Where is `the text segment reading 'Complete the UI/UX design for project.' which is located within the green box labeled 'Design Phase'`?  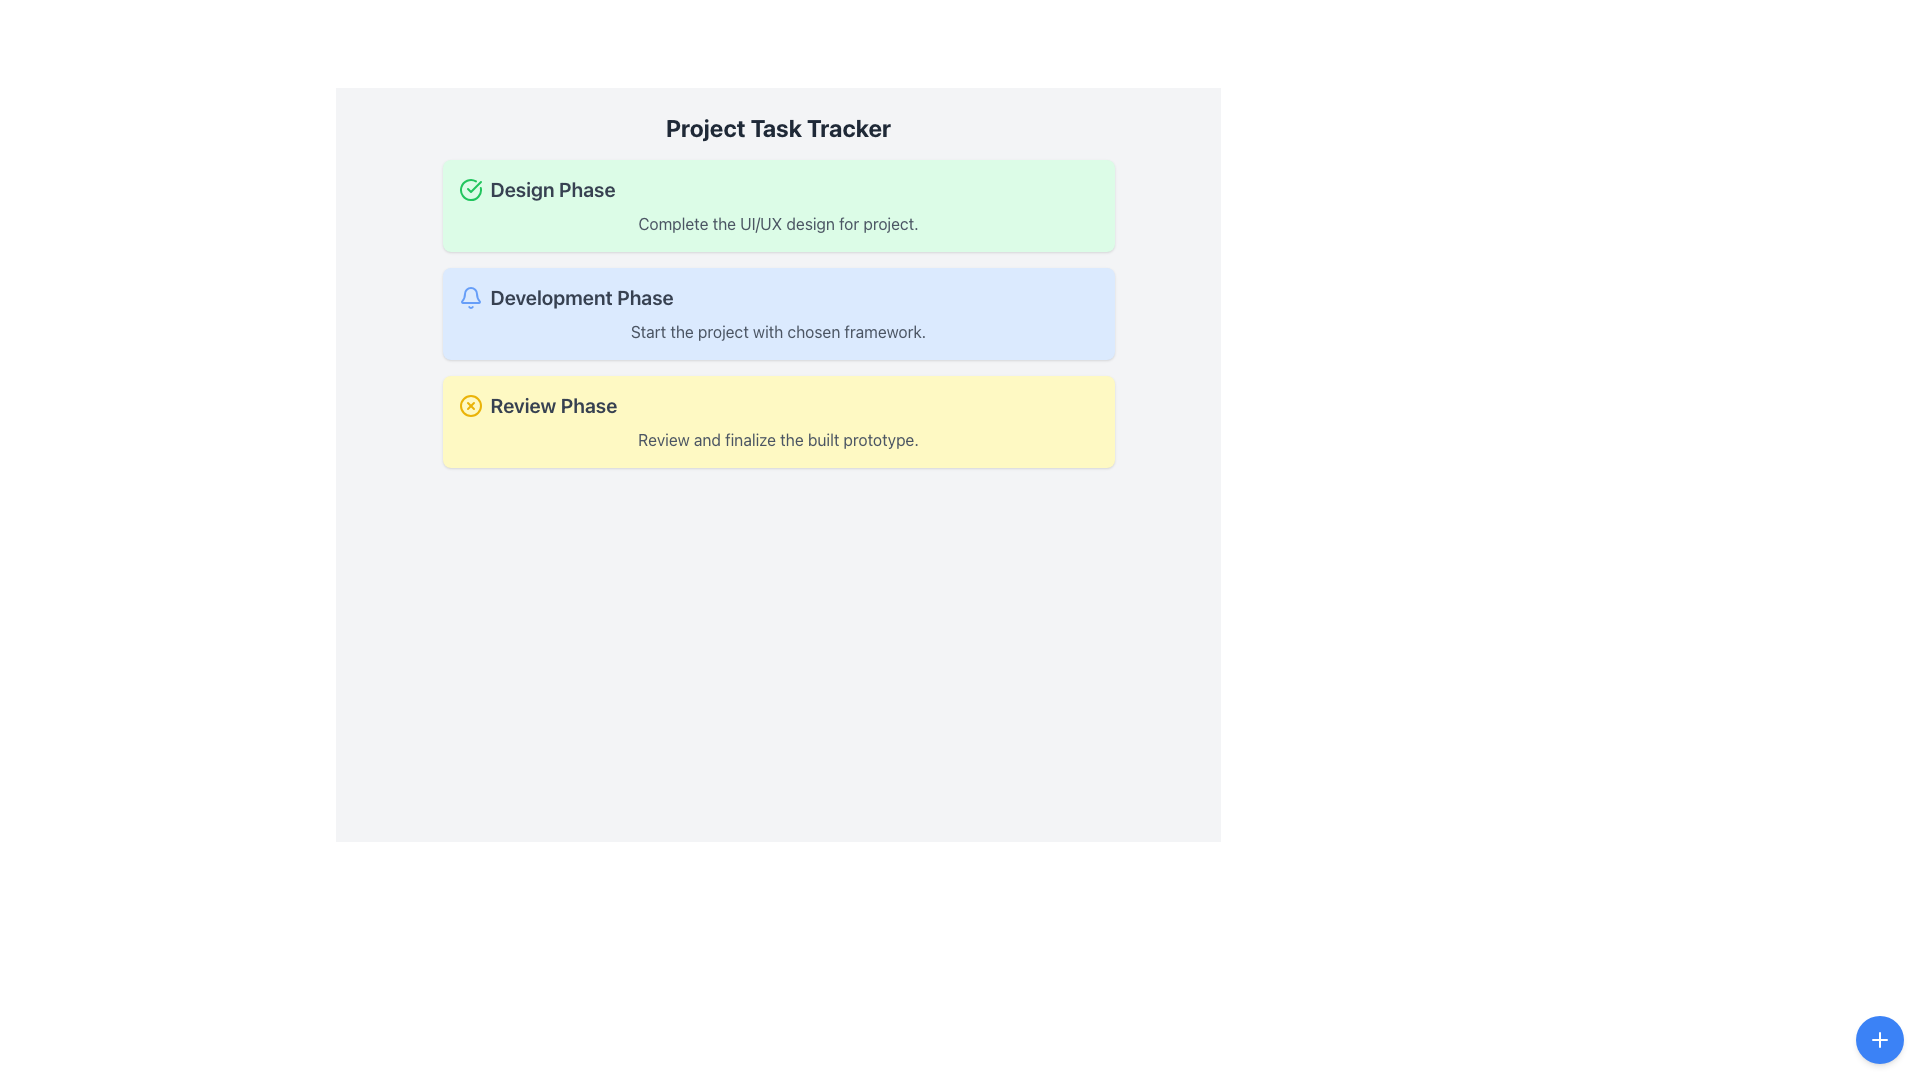 the text segment reading 'Complete the UI/UX design for project.' which is located within the green box labeled 'Design Phase' is located at coordinates (777, 223).